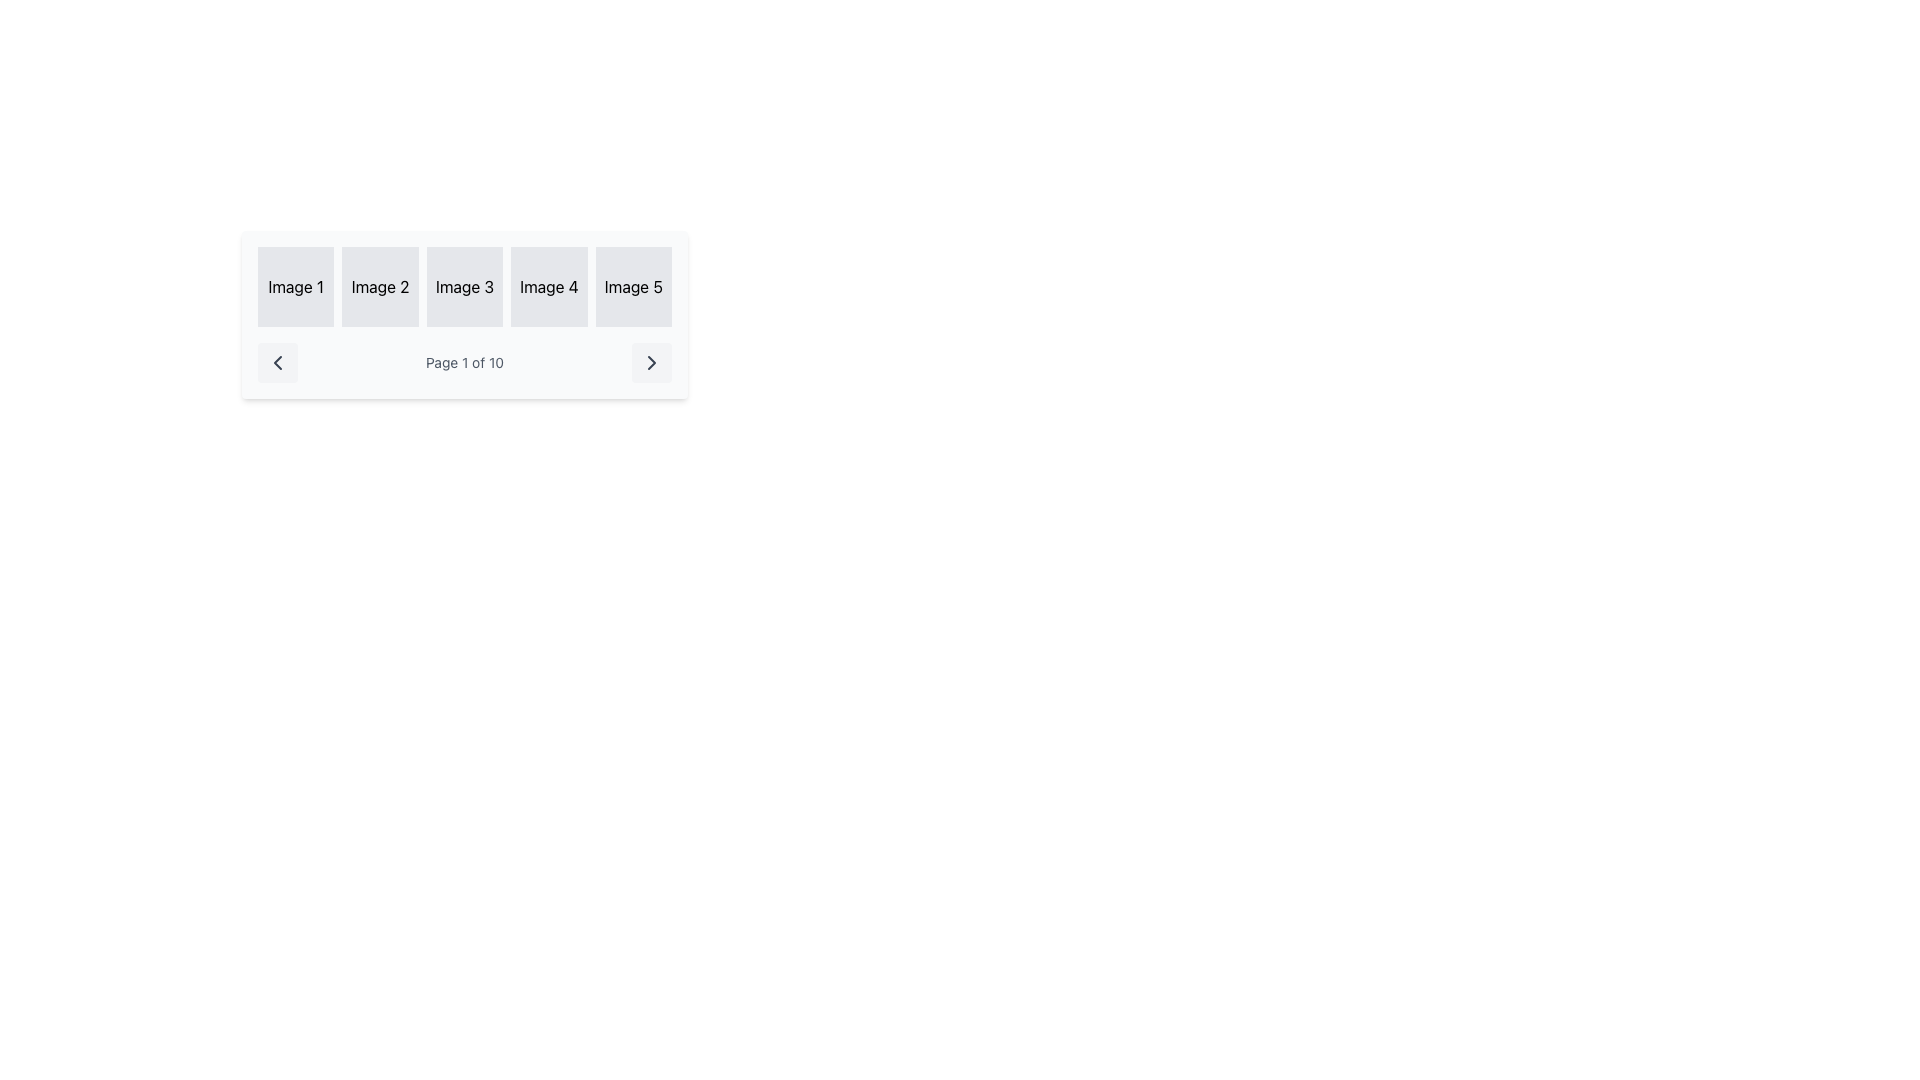  I want to click on the Chevron navigation icon located on the far-right side of the carousel navigation controls, so click(652, 362).